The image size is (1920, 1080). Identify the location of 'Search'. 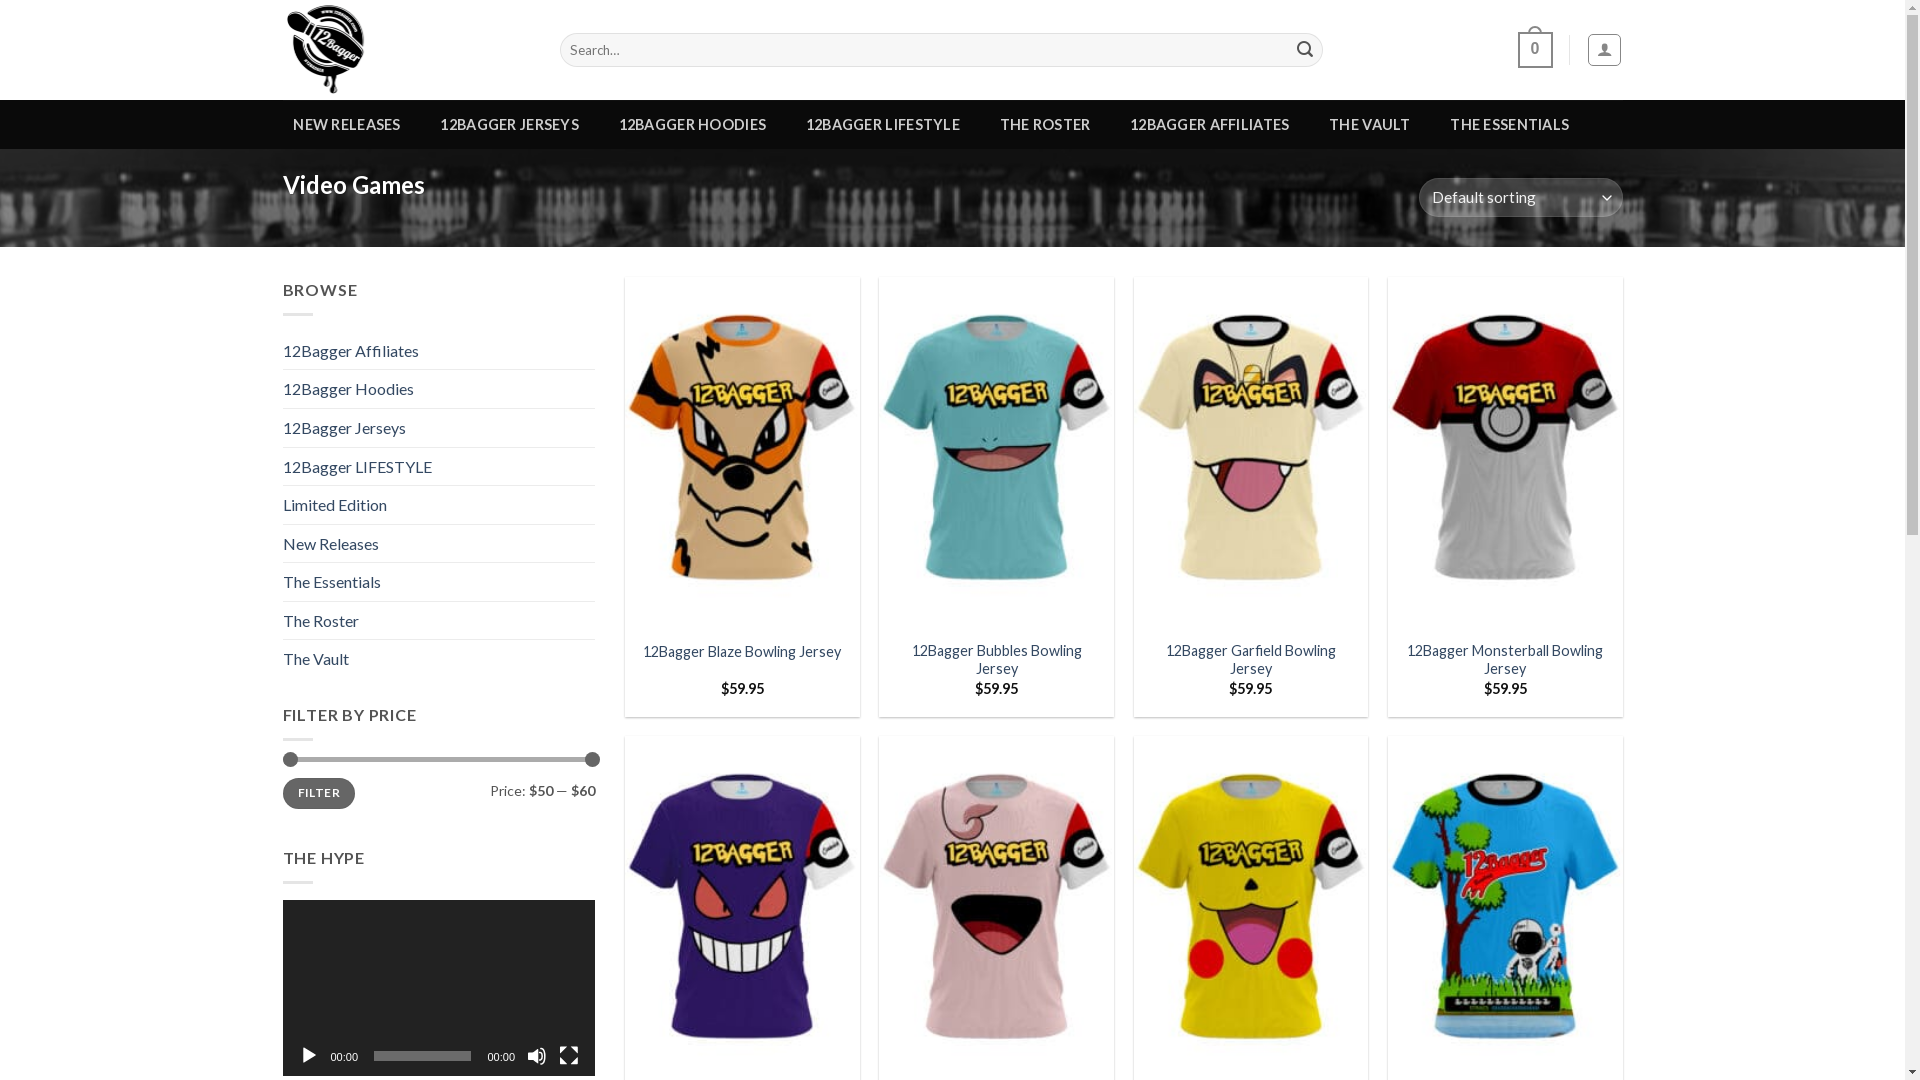
(1305, 49).